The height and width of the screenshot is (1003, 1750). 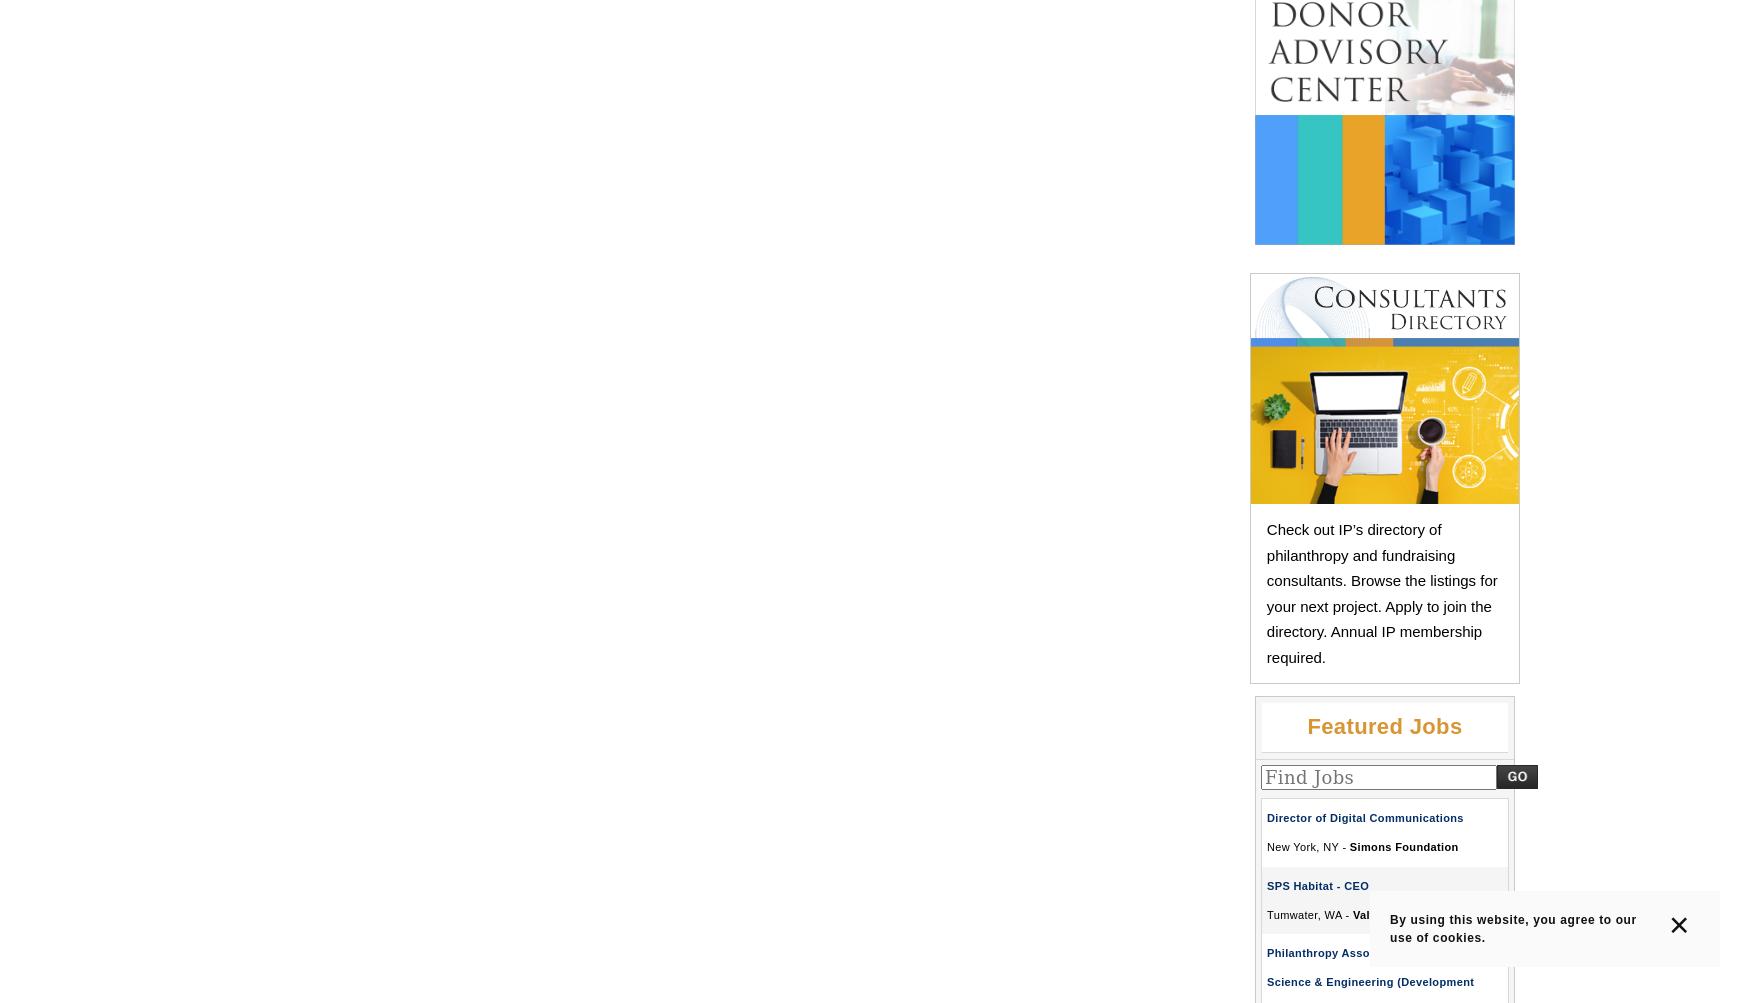 What do you see at coordinates (1382, 591) in the screenshot?
I see `'Check out IP’s directory of philanthropy and fundraising consultants. Browse the listings for your next project. Apply to join the directory. Annual IP membership required.'` at bounding box center [1382, 591].